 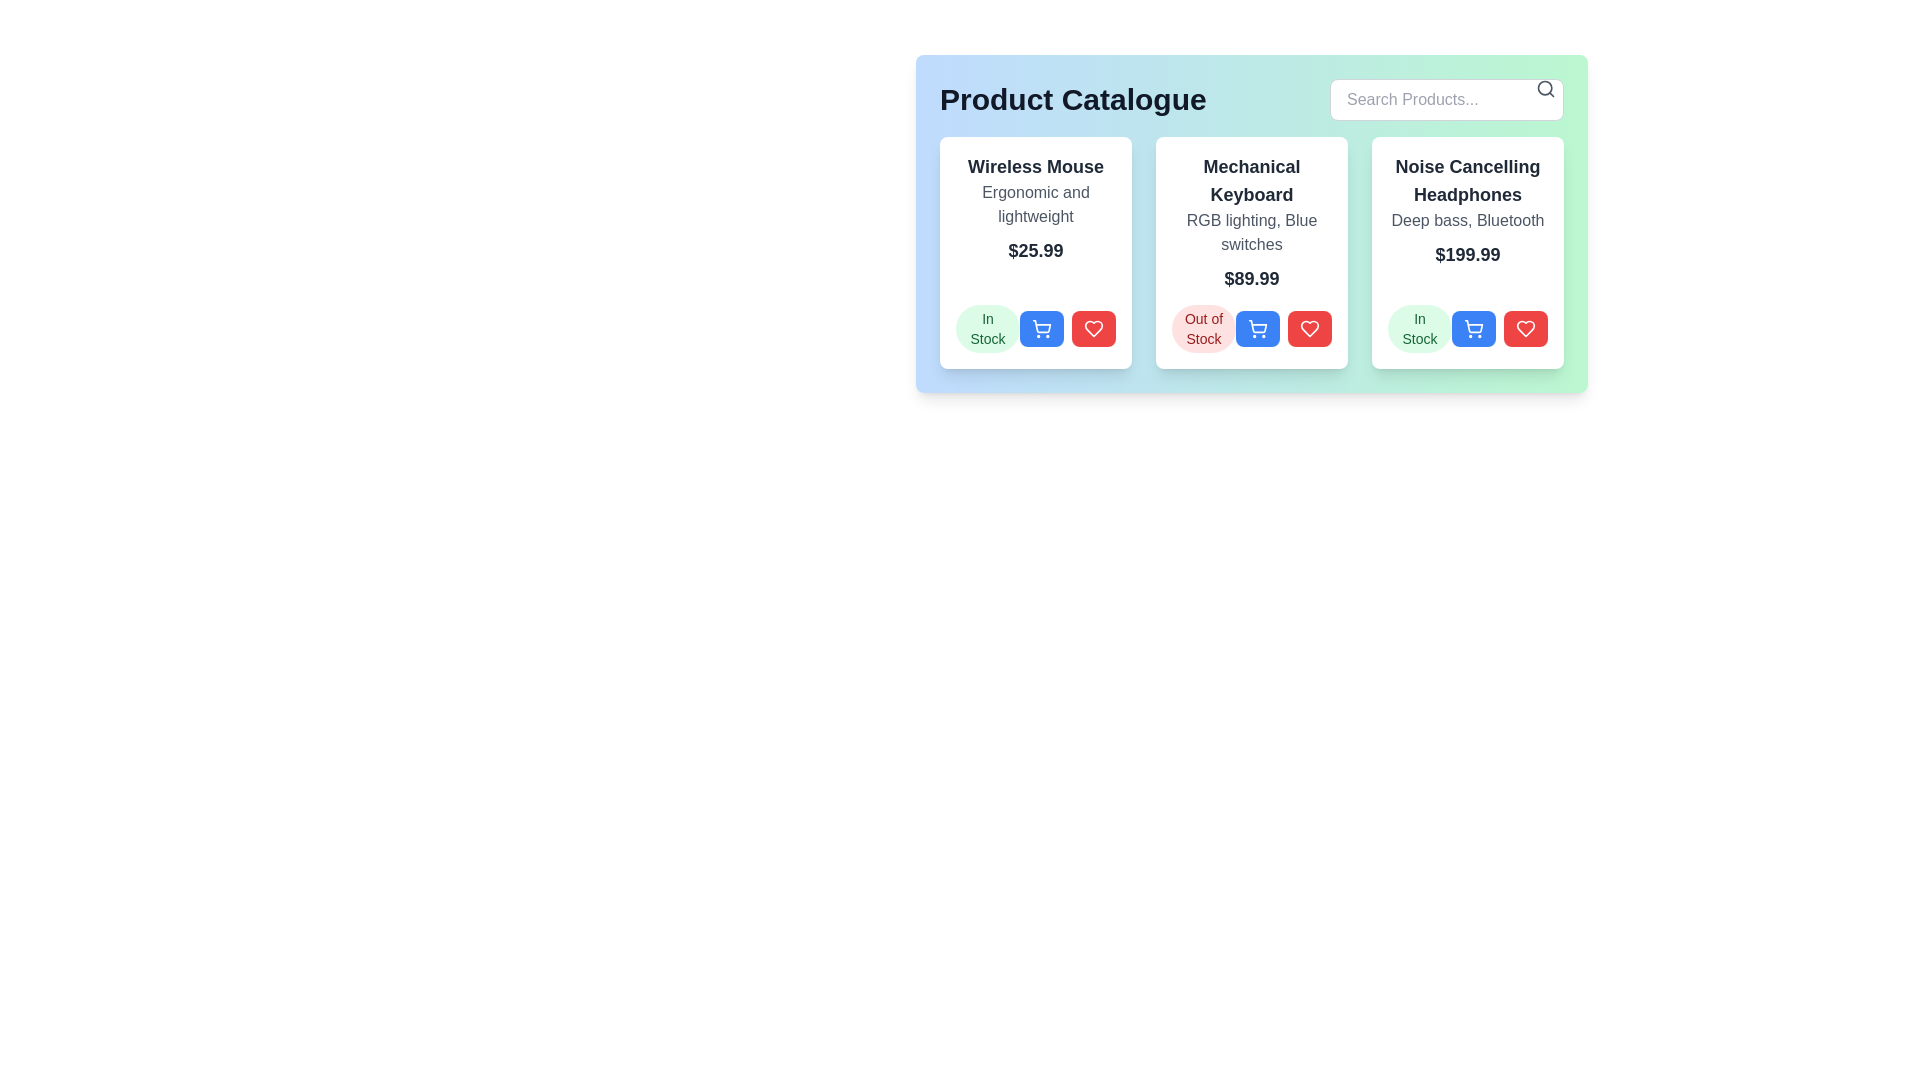 I want to click on the 'Wireless Mouse' text label located at the top of the first product card in the product catalog section, which is formatted in bold dark gray and positioned above the description and price, so click(x=1036, y=165).